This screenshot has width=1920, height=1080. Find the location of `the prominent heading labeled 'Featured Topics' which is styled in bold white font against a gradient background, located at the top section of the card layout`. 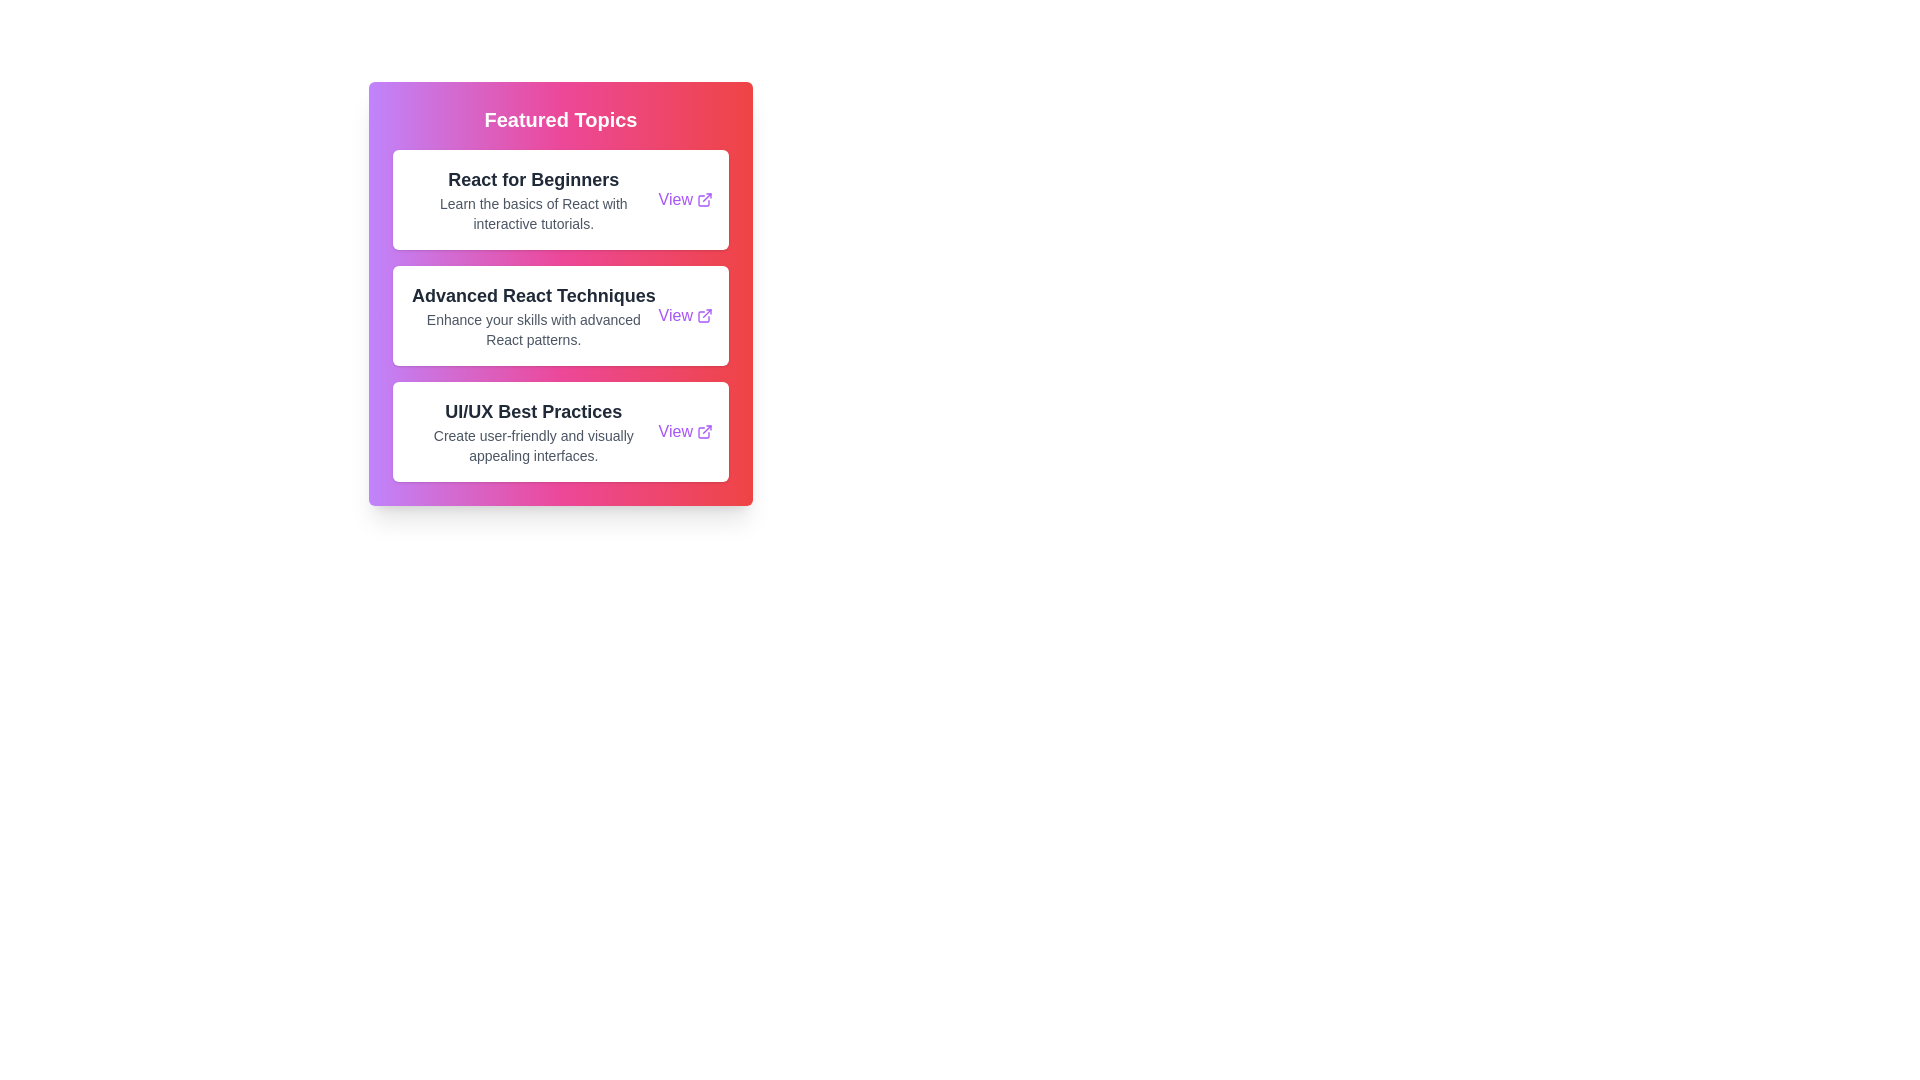

the prominent heading labeled 'Featured Topics' which is styled in bold white font against a gradient background, located at the top section of the card layout is located at coordinates (560, 119).